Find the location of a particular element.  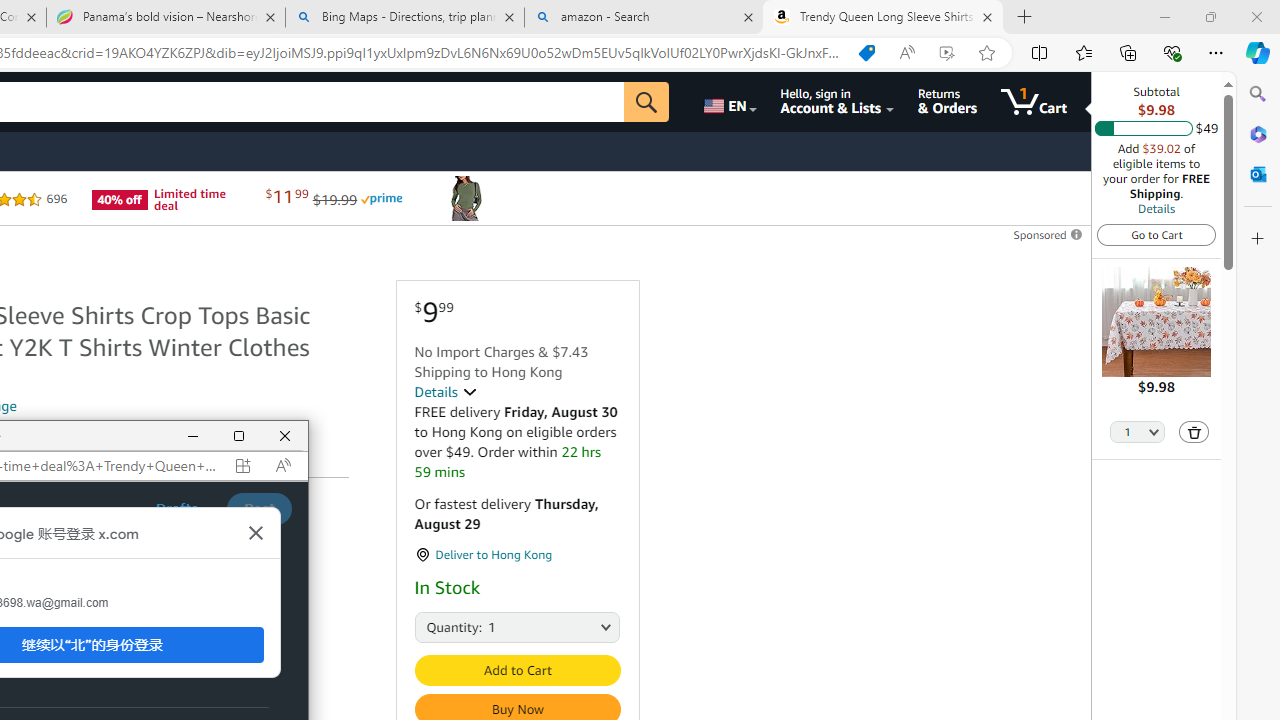

'Quantity Selector' is located at coordinates (1137, 432).